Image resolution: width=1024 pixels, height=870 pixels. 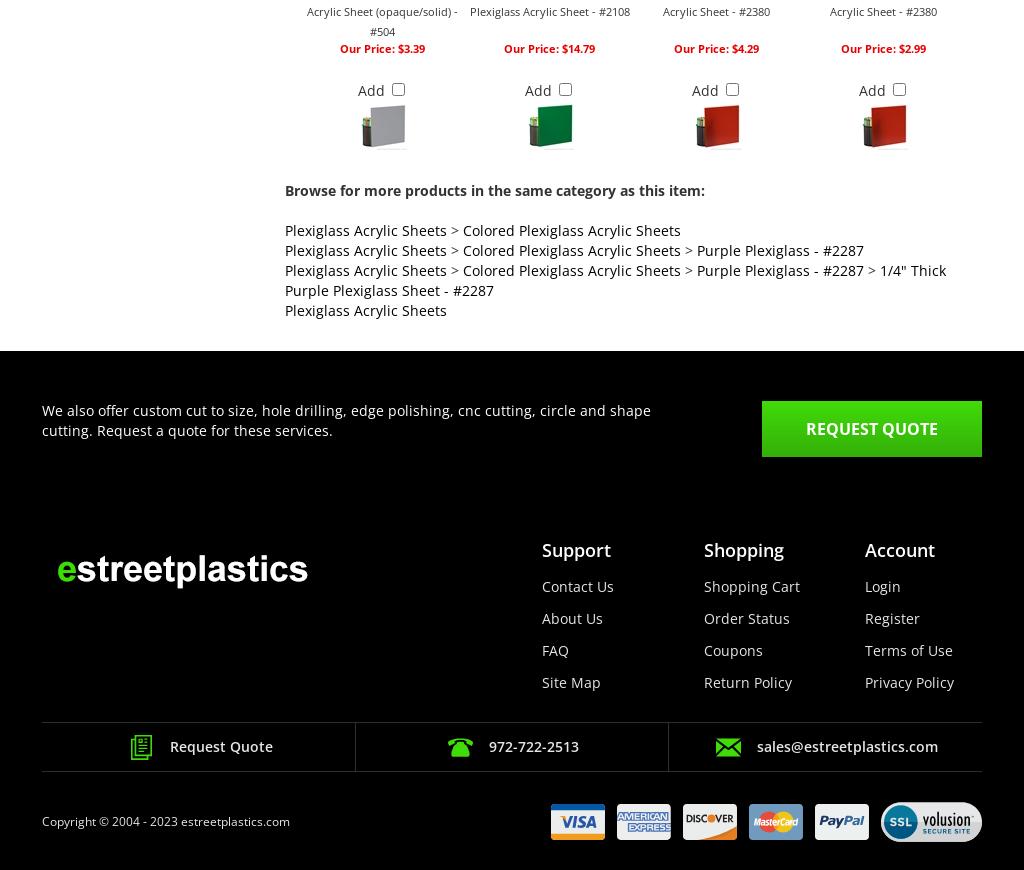 What do you see at coordinates (164, 821) in the screenshot?
I see `'Copyright © 2004 - 2023 estreetplastics.com'` at bounding box center [164, 821].